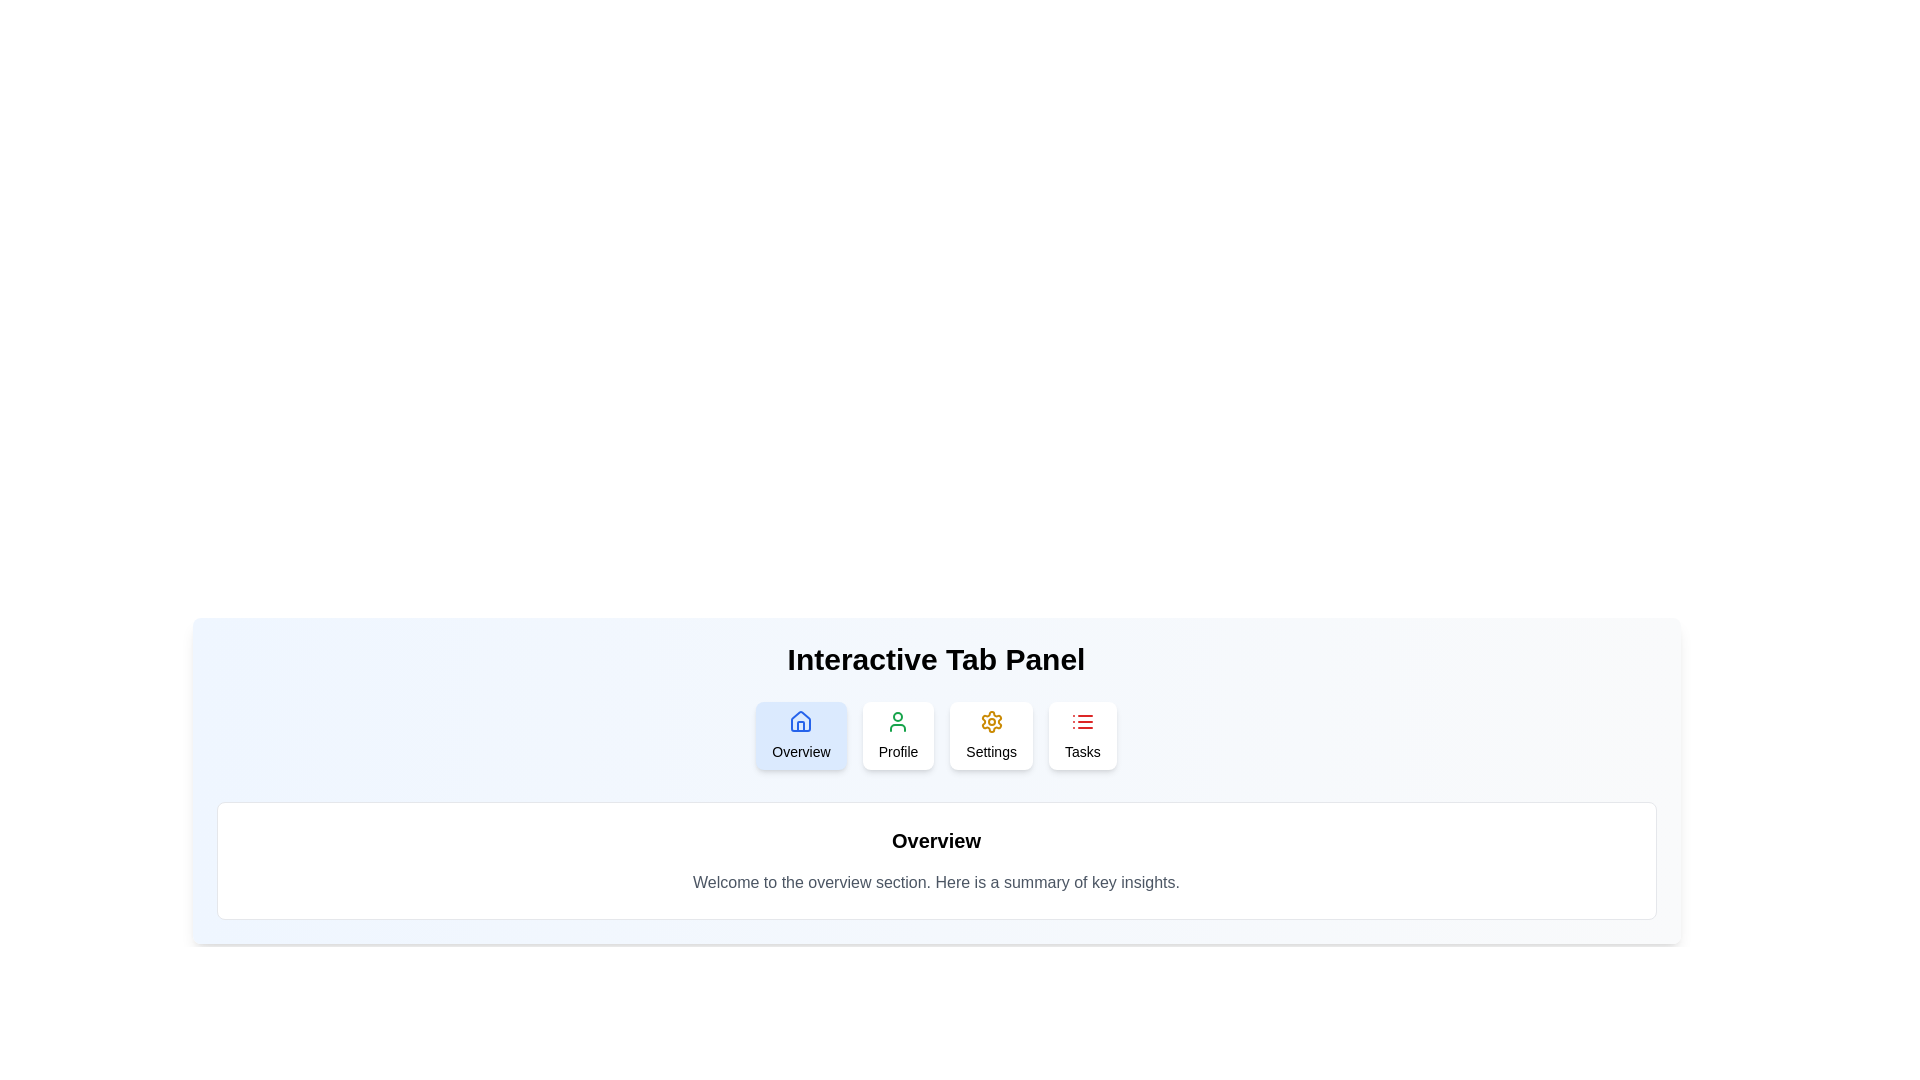 The image size is (1920, 1080). Describe the element at coordinates (1081, 736) in the screenshot. I see `the Tasks tab to view its content` at that location.